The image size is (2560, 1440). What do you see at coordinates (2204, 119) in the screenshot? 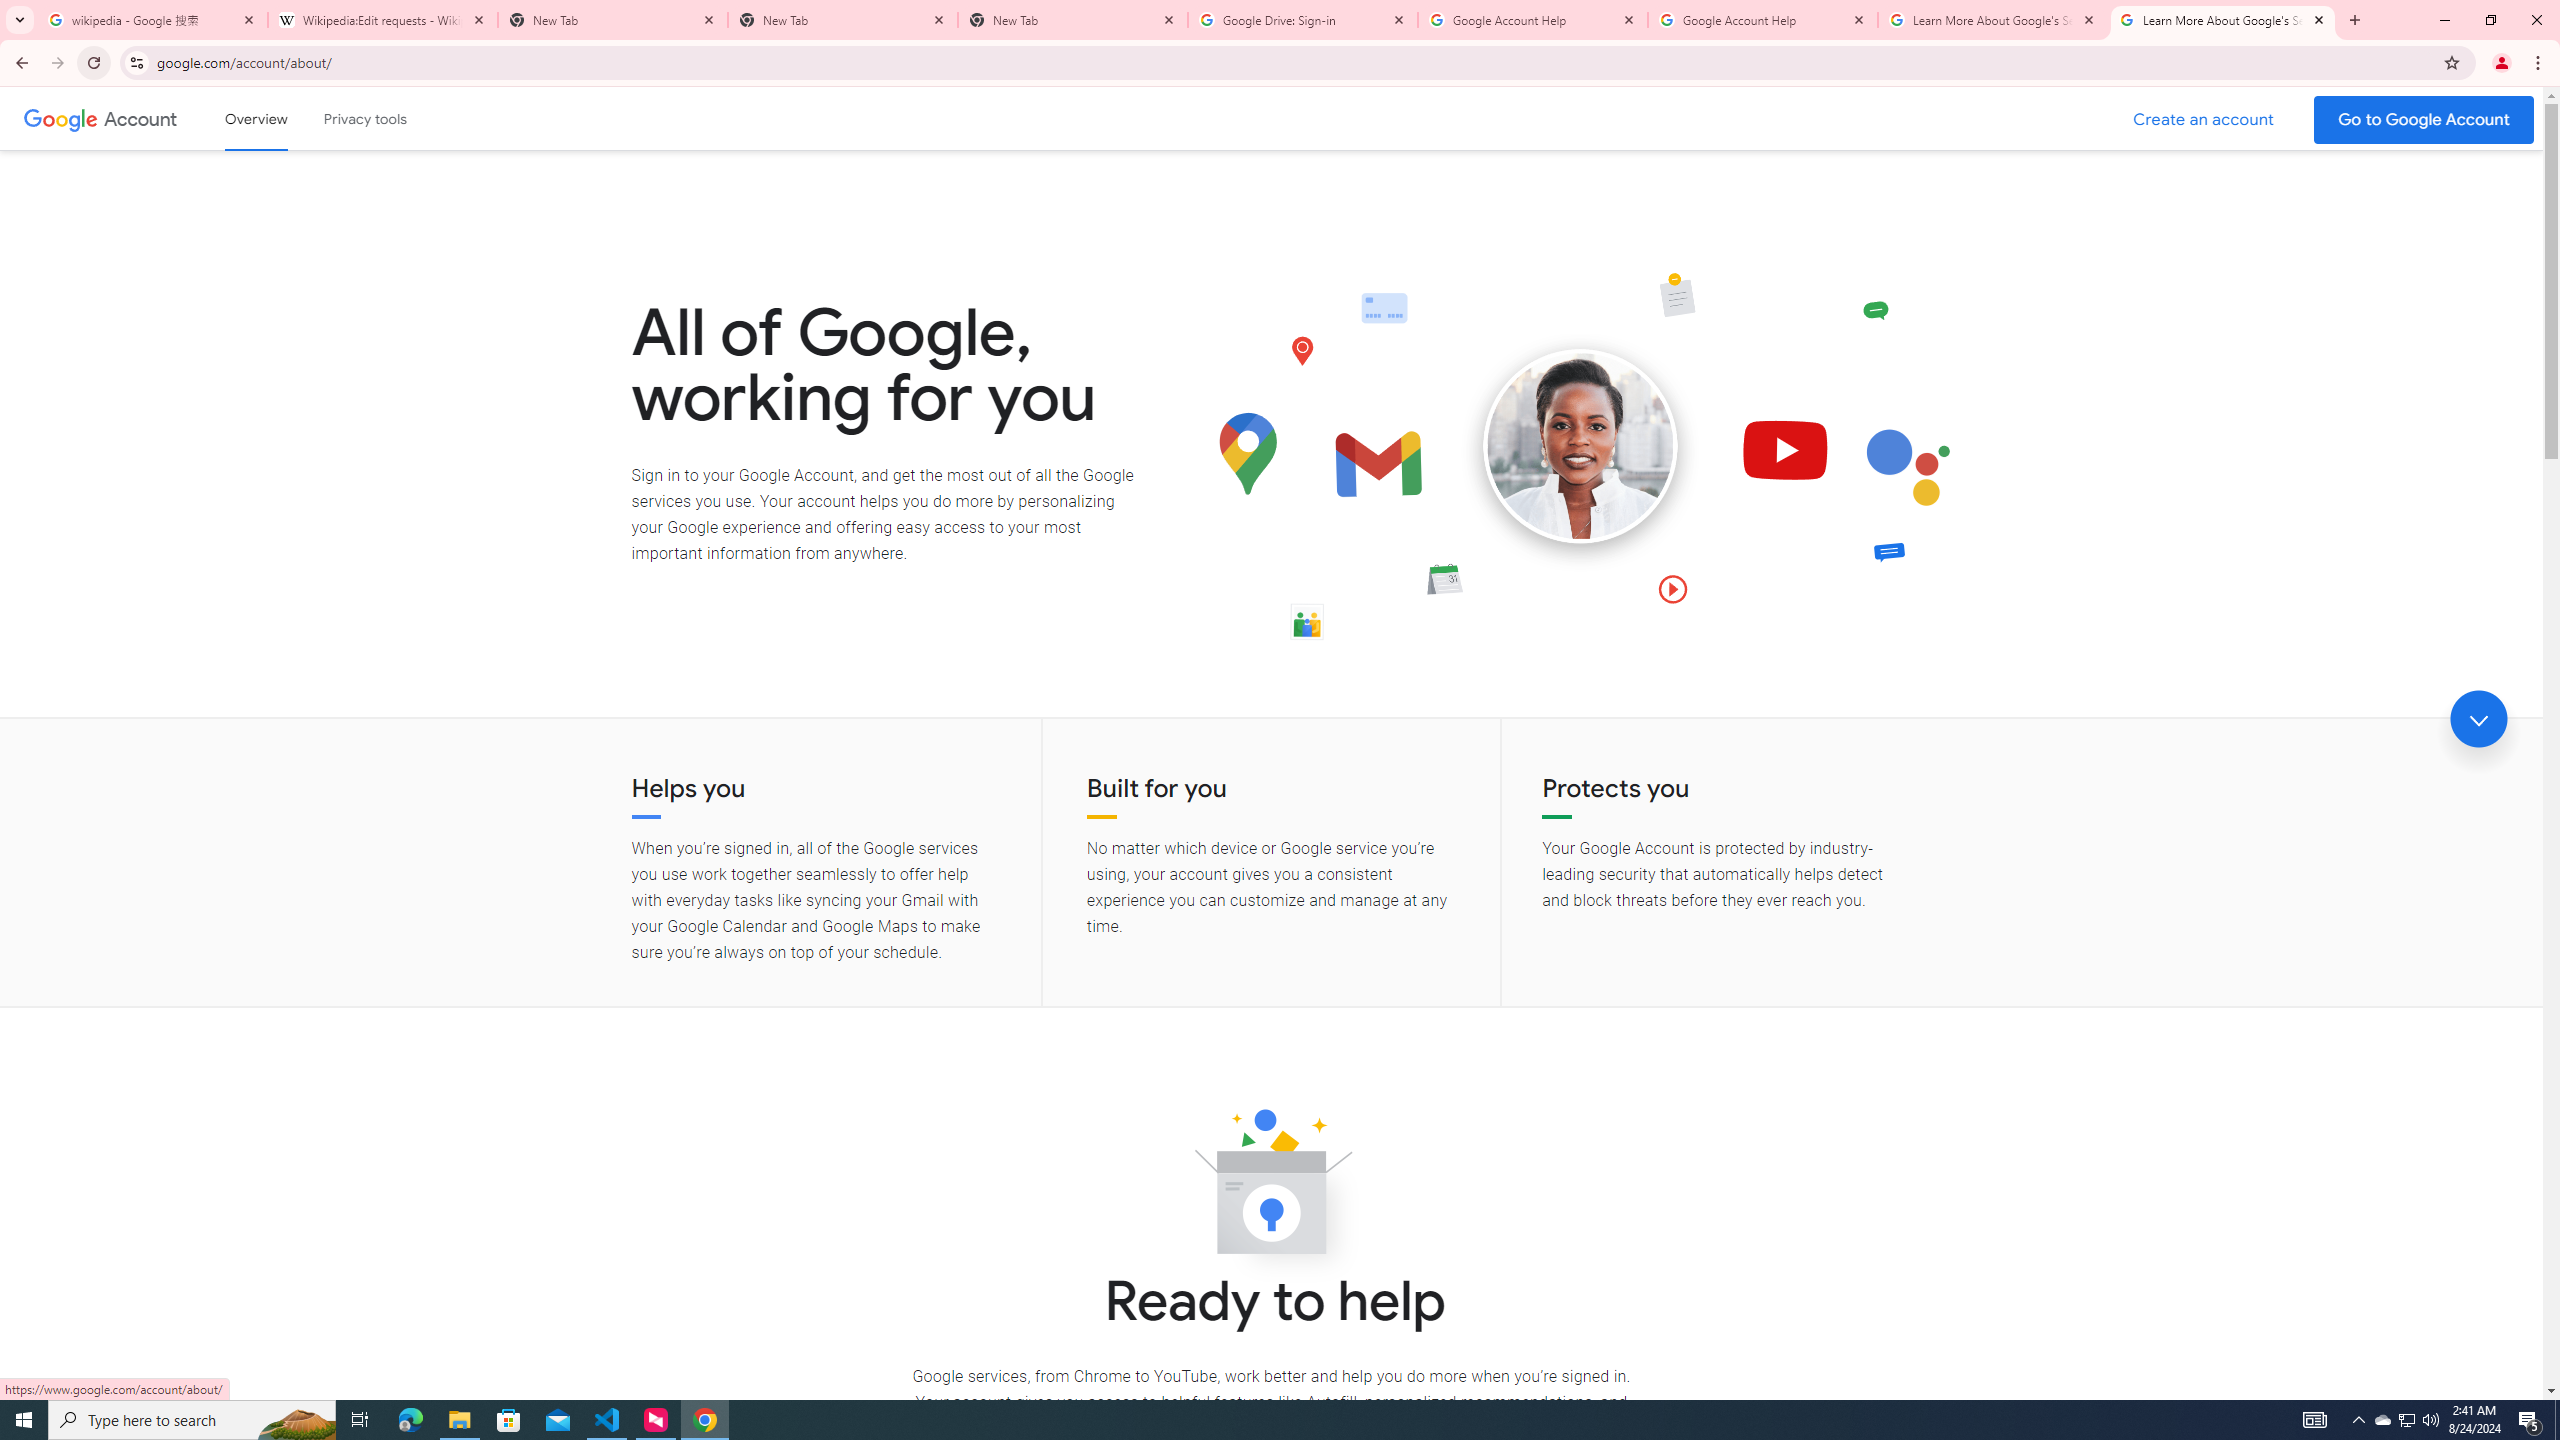
I see `'Create a Google Account'` at bounding box center [2204, 119].